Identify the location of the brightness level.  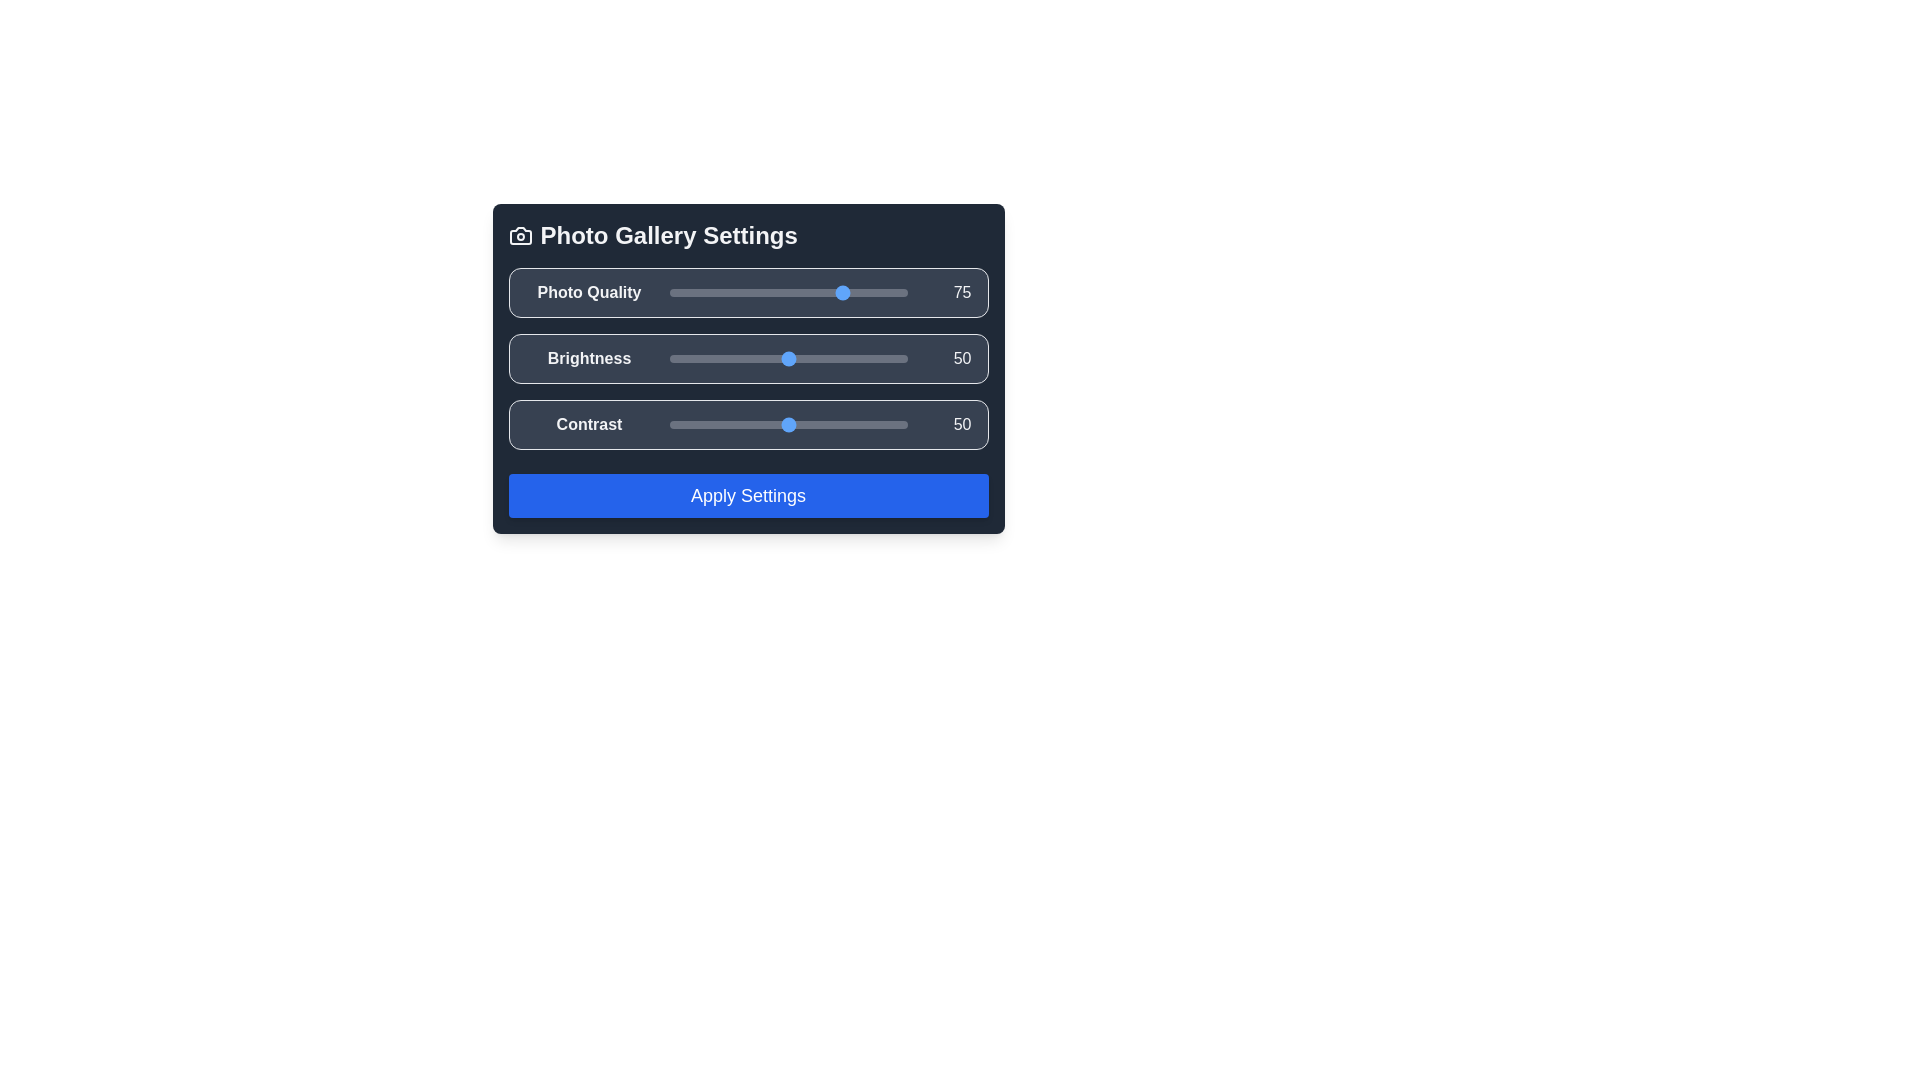
(880, 357).